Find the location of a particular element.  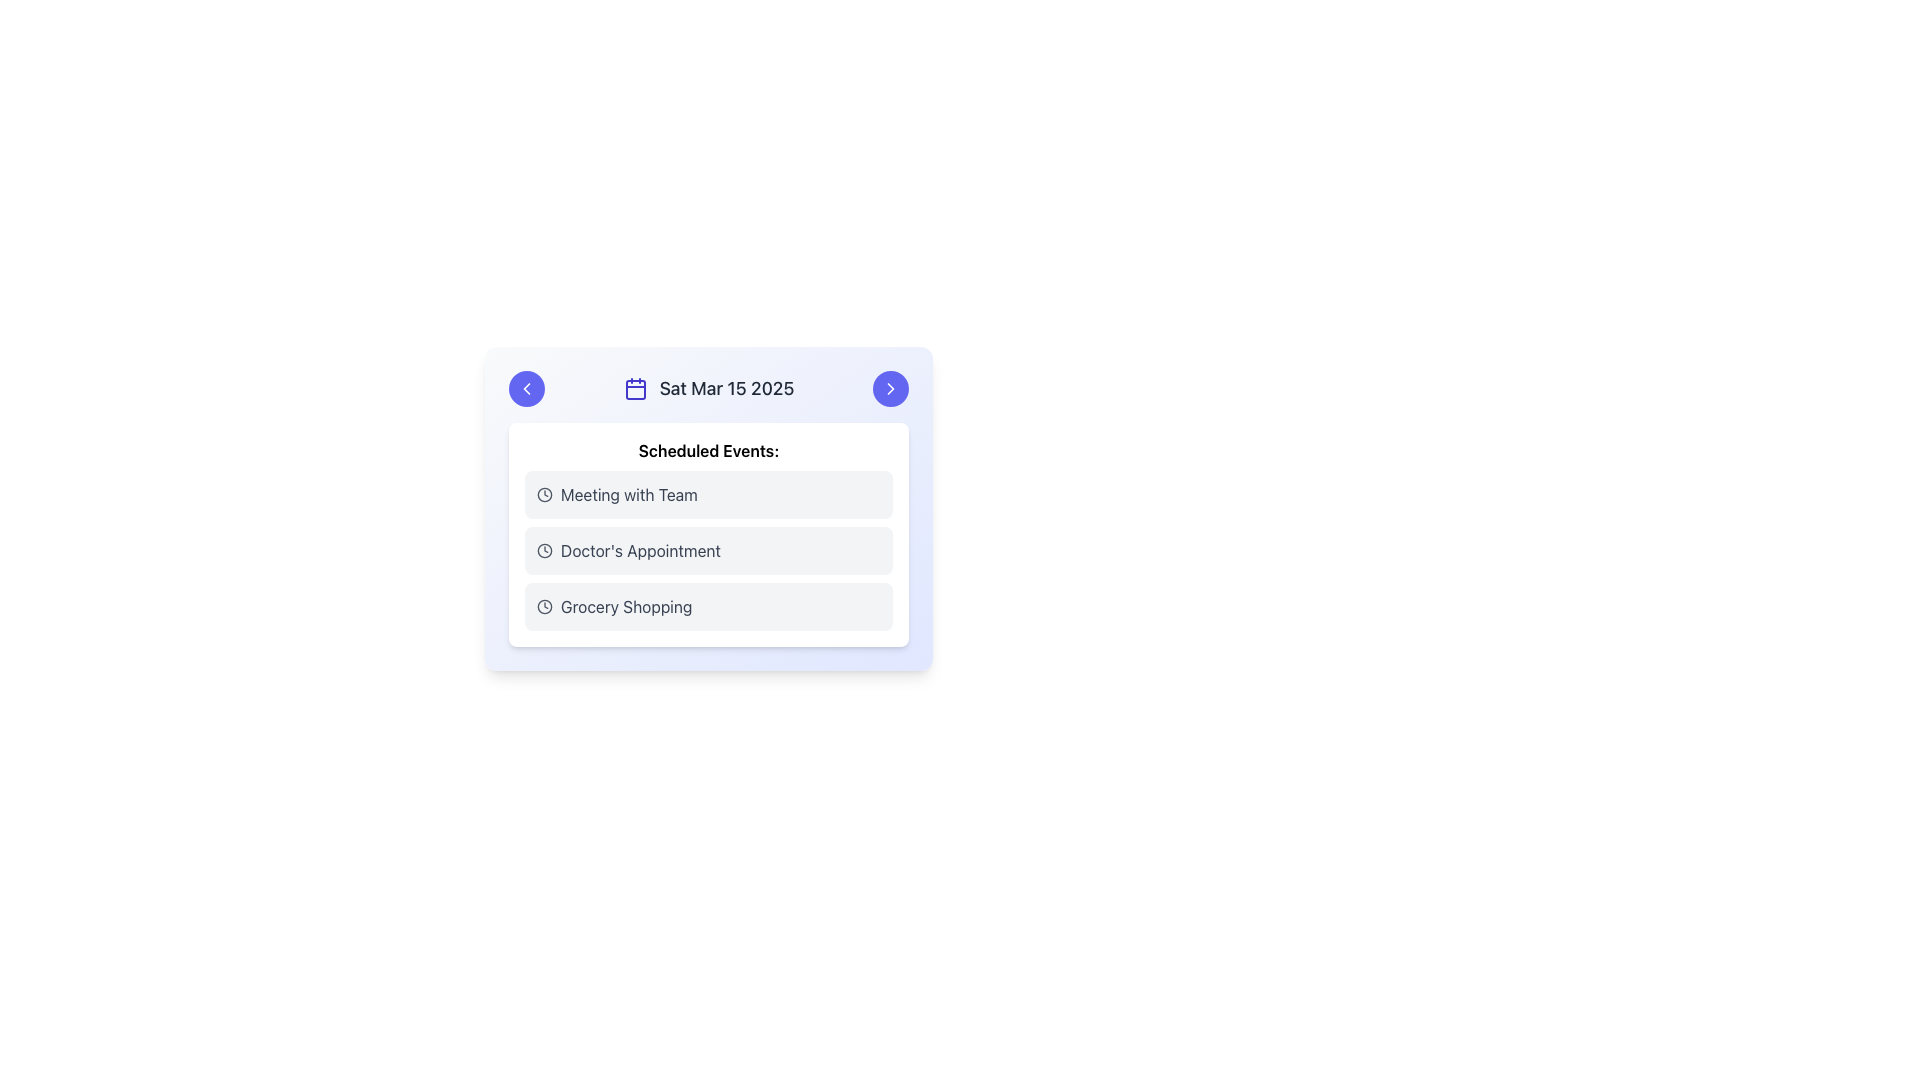

the 'Grocery Shopping' text label, which is styled in dark gray and located in the lower section of the 'Scheduled Events' list, specifically at the third position is located at coordinates (625, 605).